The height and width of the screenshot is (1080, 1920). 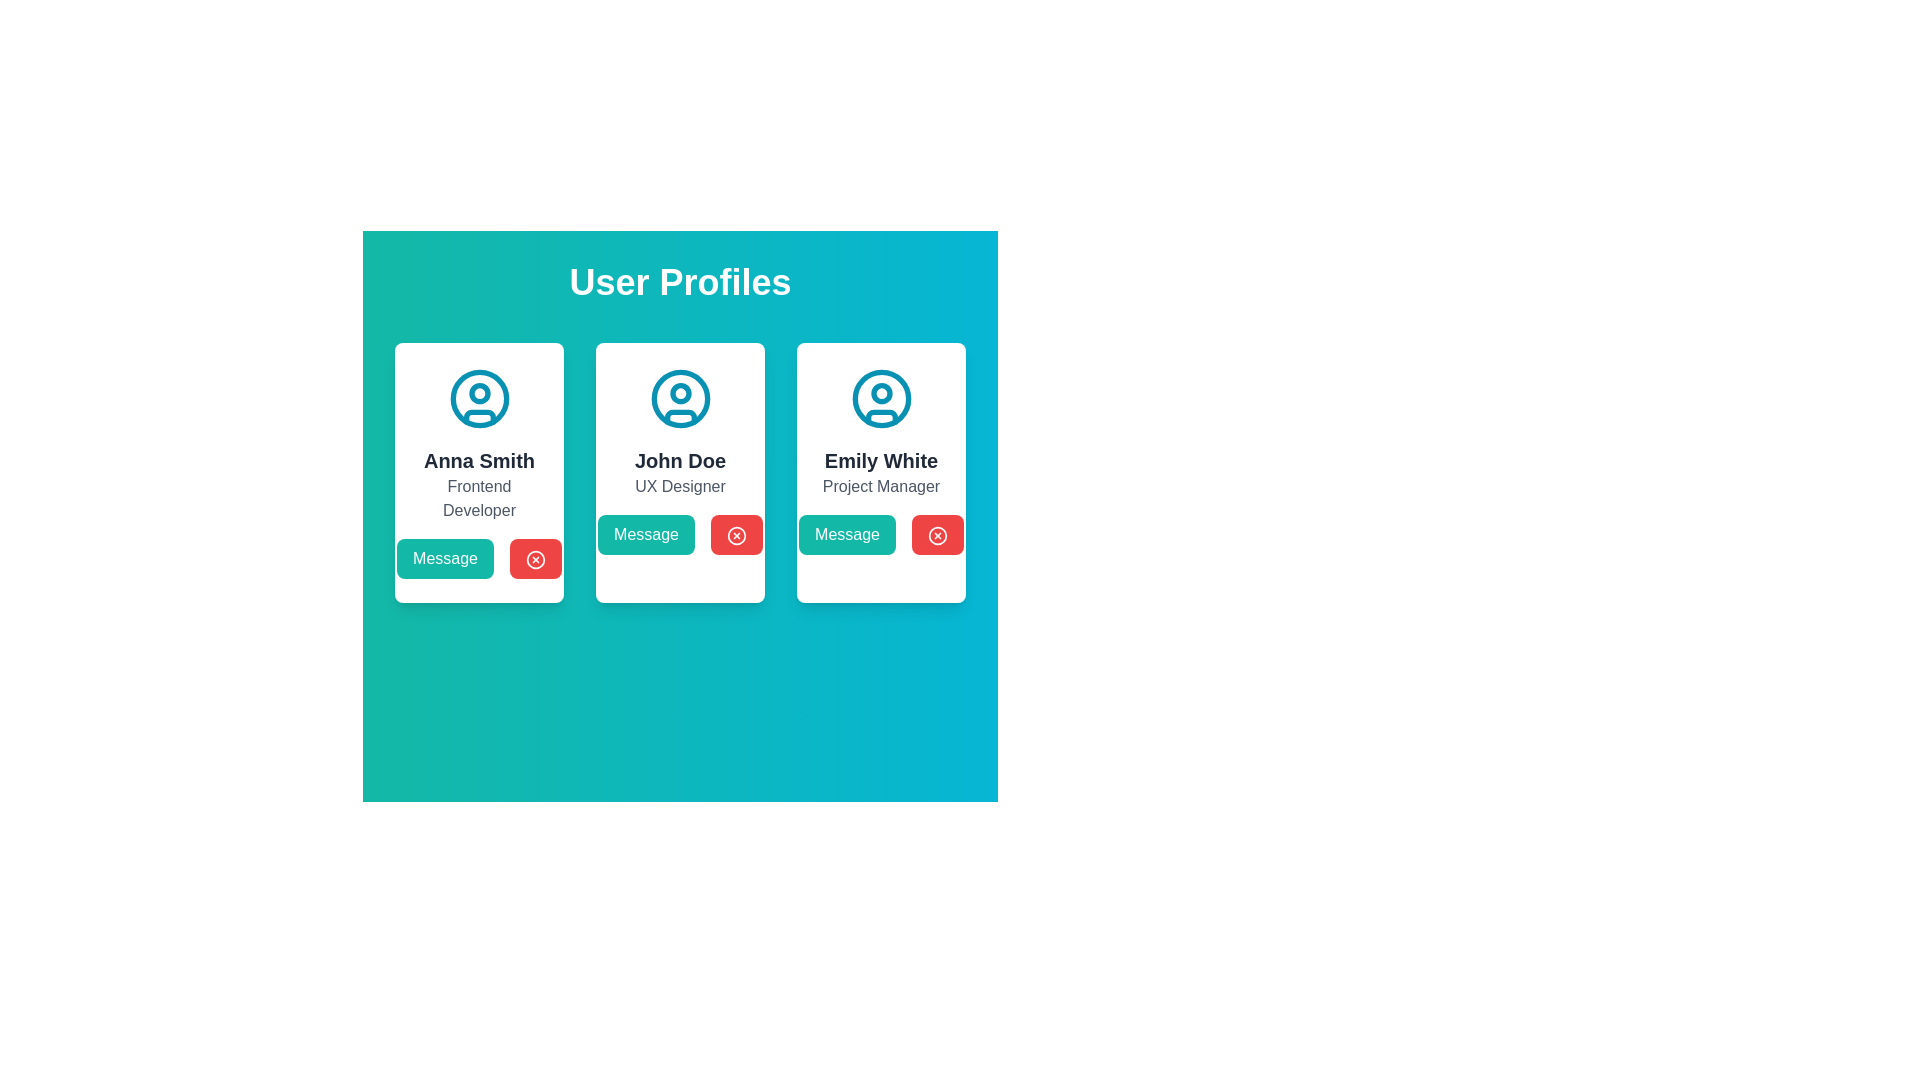 I want to click on the profile avatar icon representing 'John Doe', which has a cyan color and is located at the center of the card, so click(x=680, y=398).